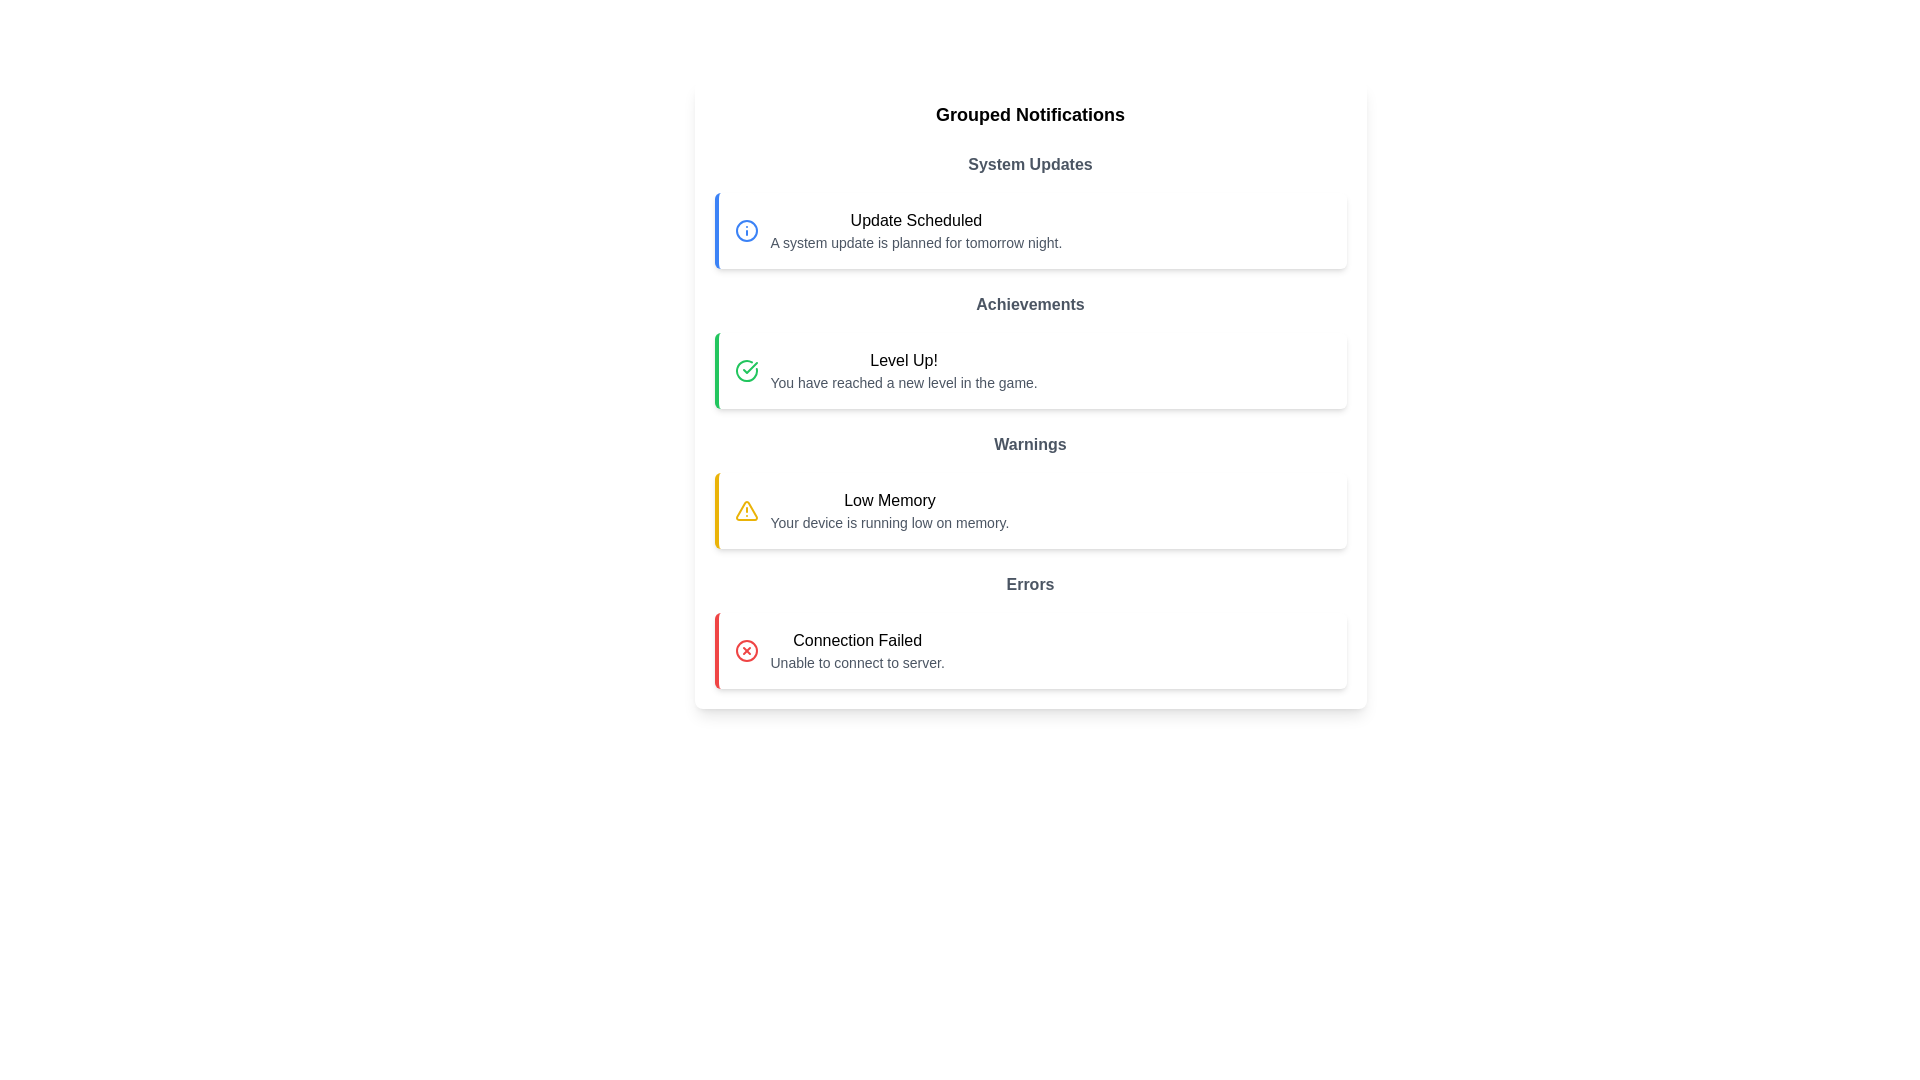 The image size is (1920, 1080). Describe the element at coordinates (745, 230) in the screenshot. I see `the circular blue informational icon with a white background and blue strokes, located at the left edge of the 'Update Scheduled' notification card` at that location.